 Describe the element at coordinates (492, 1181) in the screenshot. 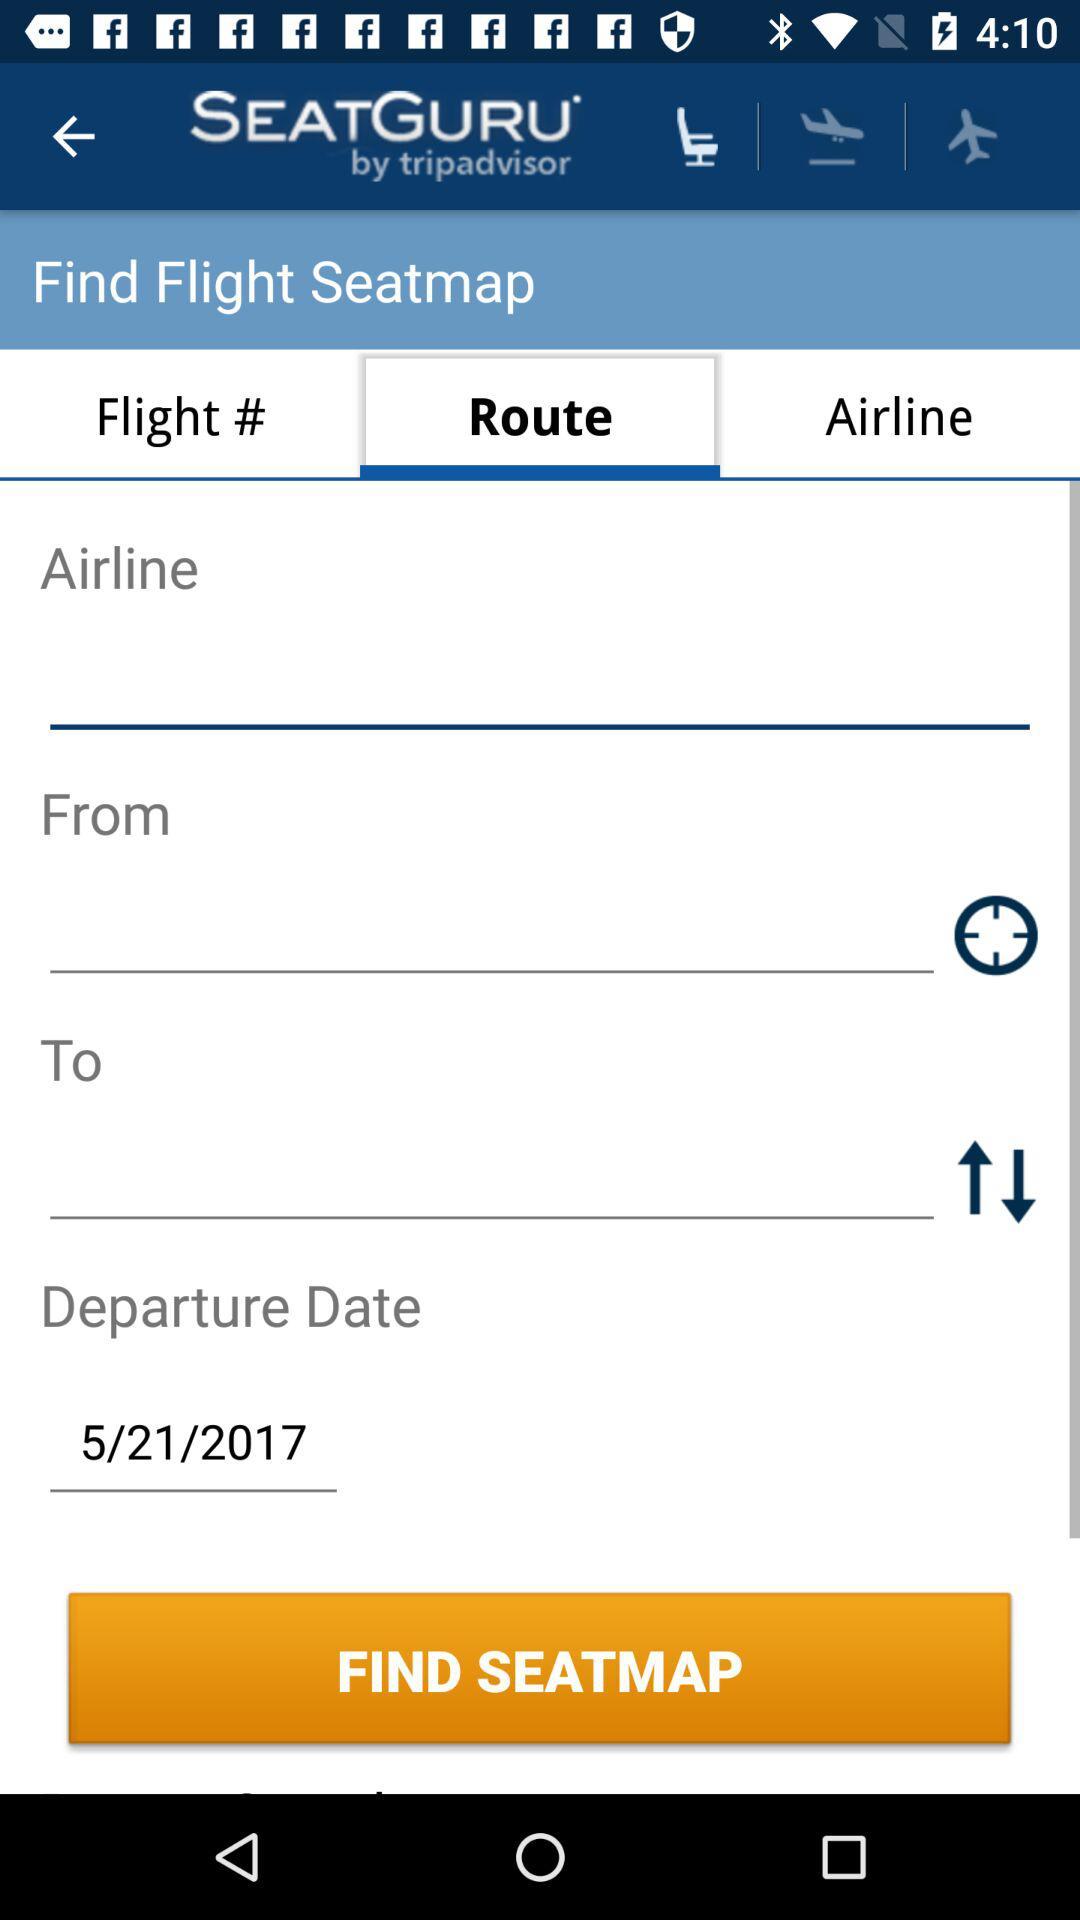

I see `destination selection option` at that location.